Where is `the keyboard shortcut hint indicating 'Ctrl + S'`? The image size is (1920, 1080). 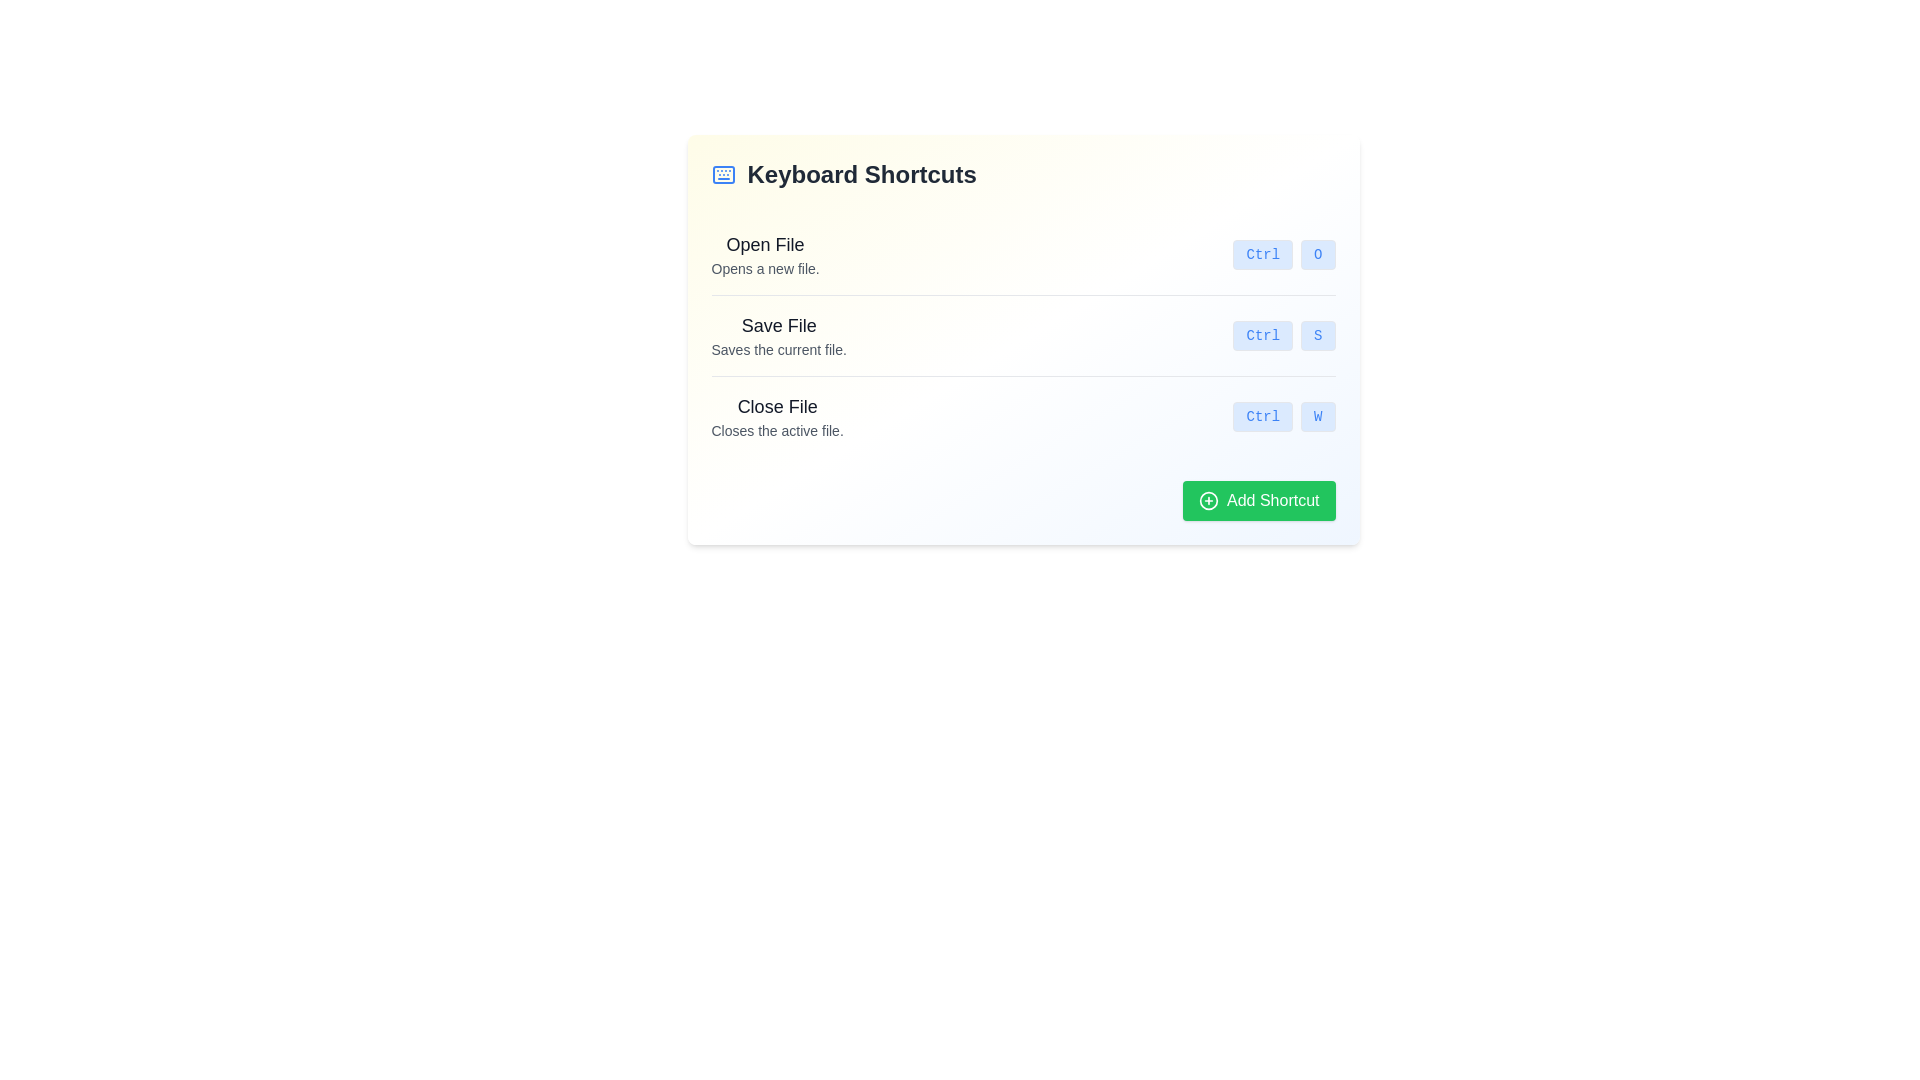 the keyboard shortcut hint indicating 'Ctrl + S' is located at coordinates (1284, 334).